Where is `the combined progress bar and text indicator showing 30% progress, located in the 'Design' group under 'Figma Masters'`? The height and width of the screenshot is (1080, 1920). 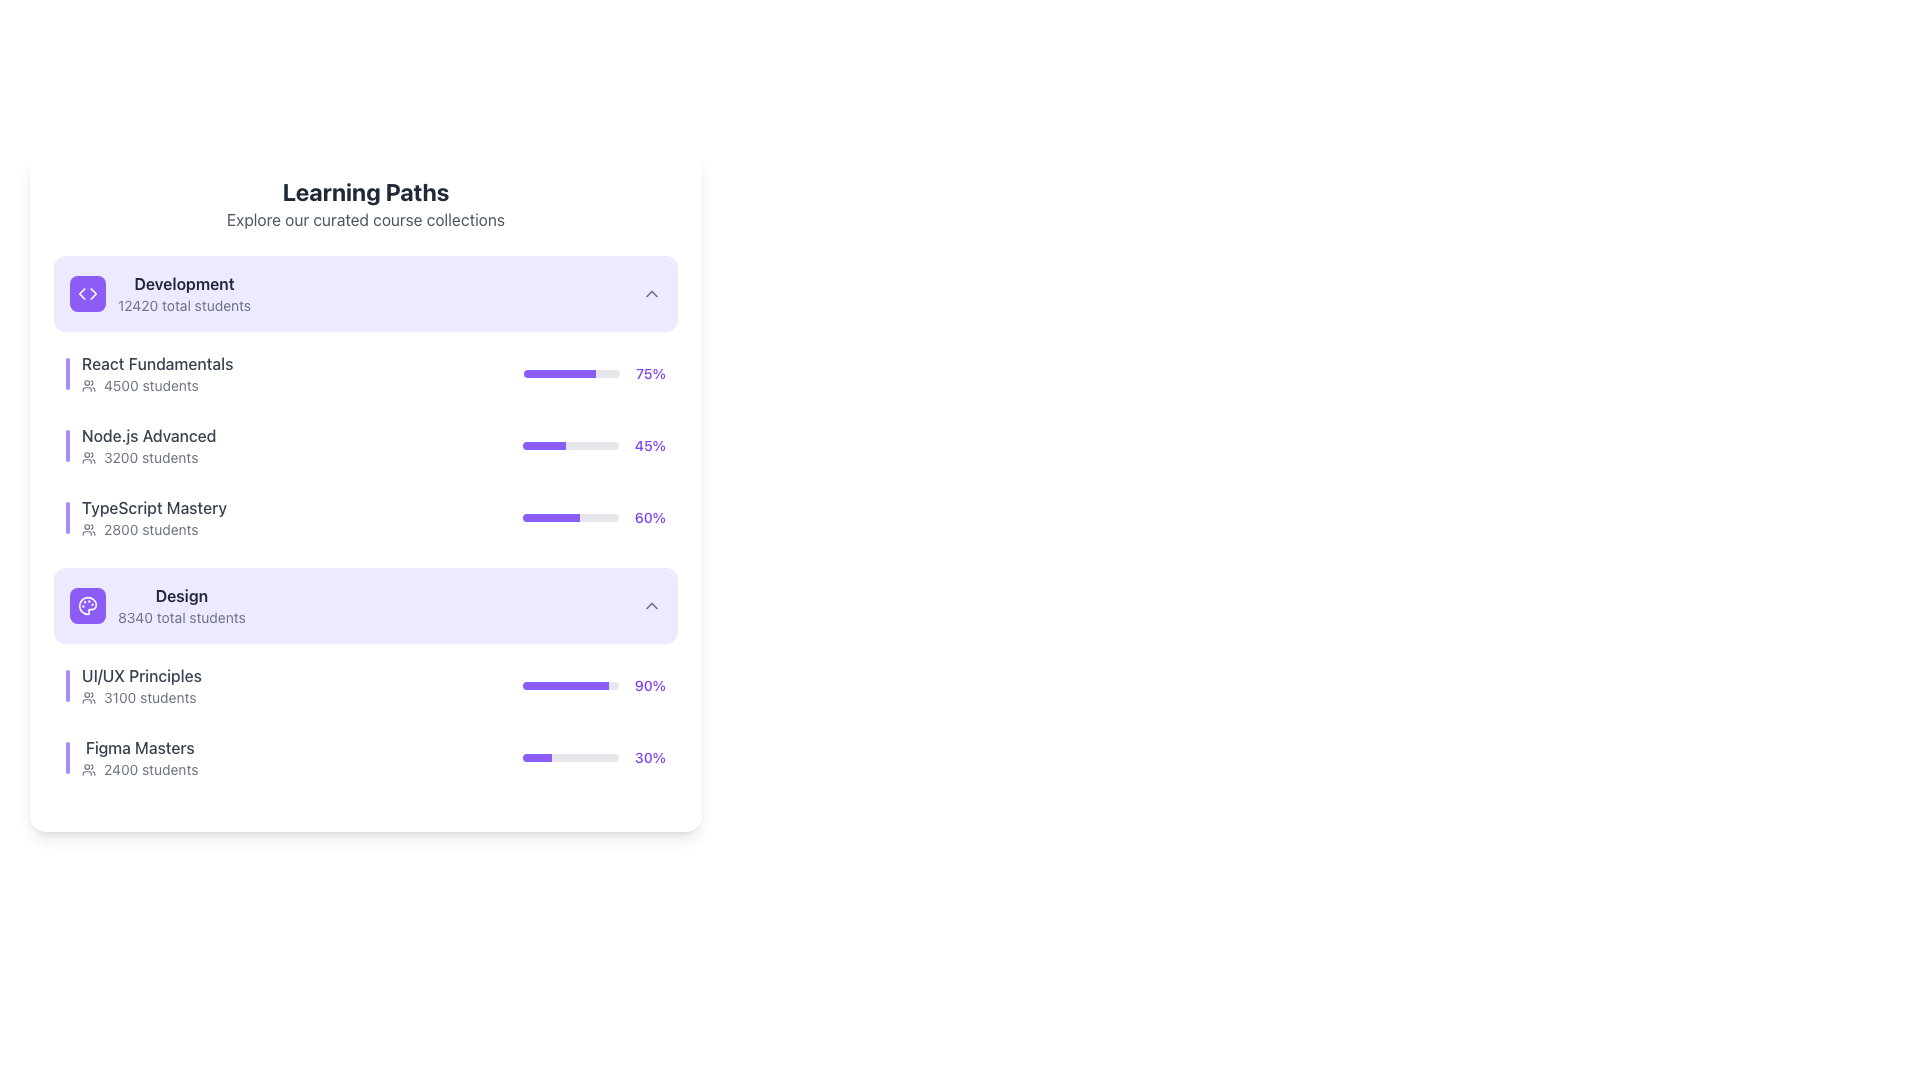 the combined progress bar and text indicator showing 30% progress, located in the 'Design' group under 'Figma Masters' is located at coordinates (593, 758).